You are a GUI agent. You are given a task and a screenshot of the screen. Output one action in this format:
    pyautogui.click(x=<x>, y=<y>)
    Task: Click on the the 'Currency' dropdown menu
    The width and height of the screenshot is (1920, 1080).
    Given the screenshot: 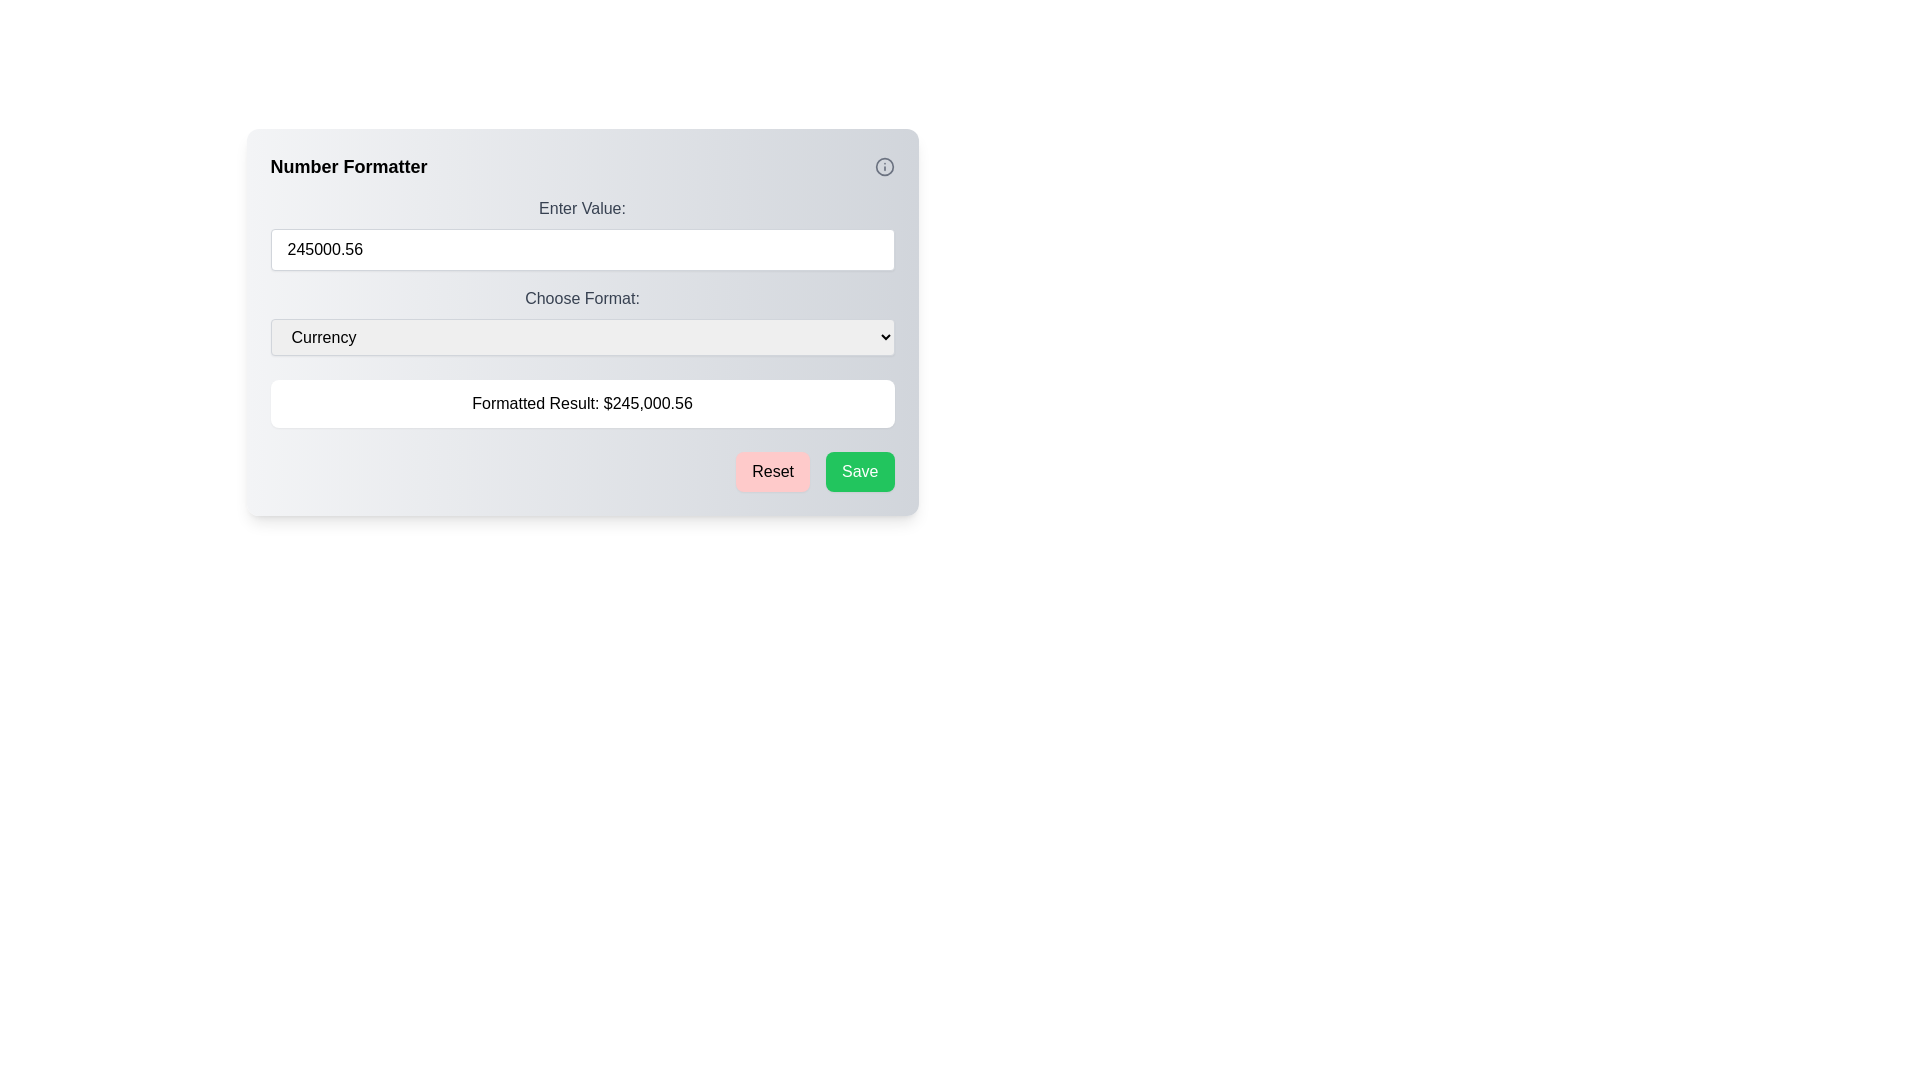 What is the action you would take?
    pyautogui.click(x=581, y=336)
    